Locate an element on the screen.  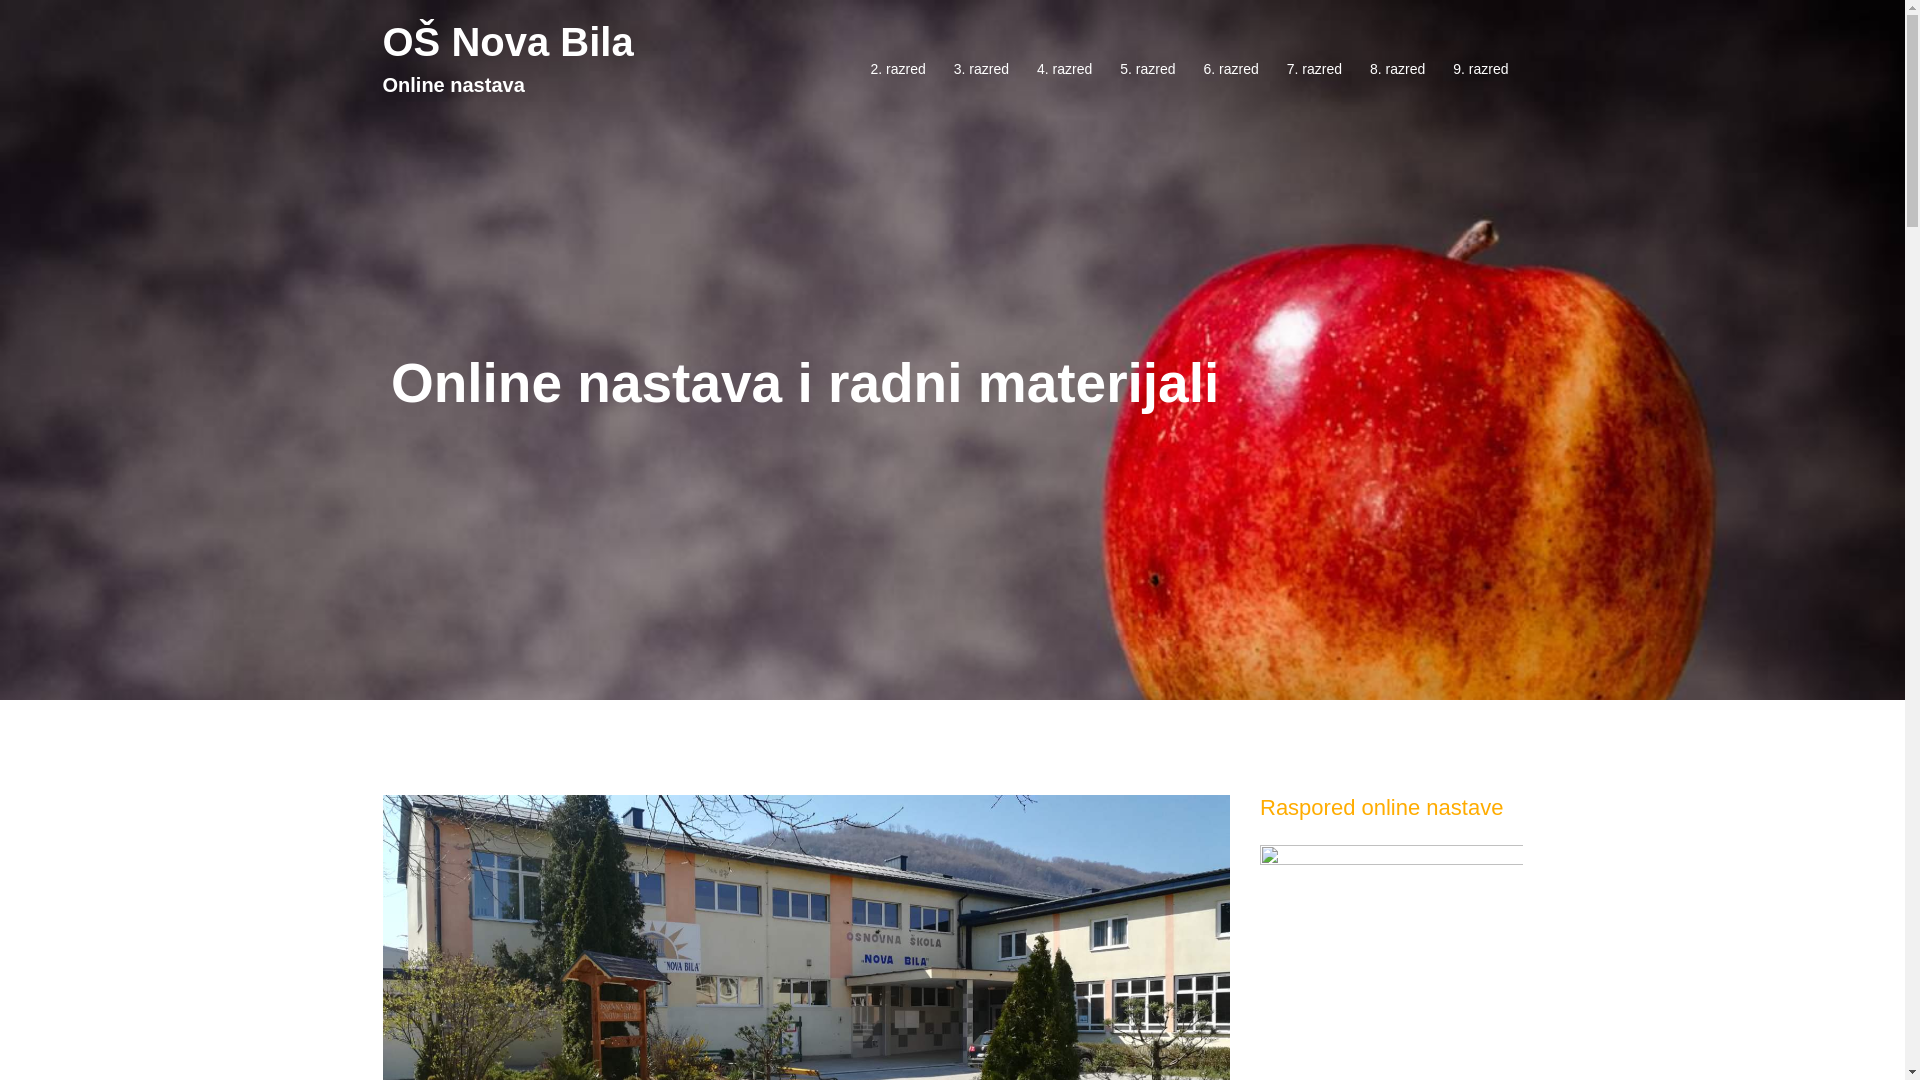
'5. razred' is located at coordinates (1147, 68).